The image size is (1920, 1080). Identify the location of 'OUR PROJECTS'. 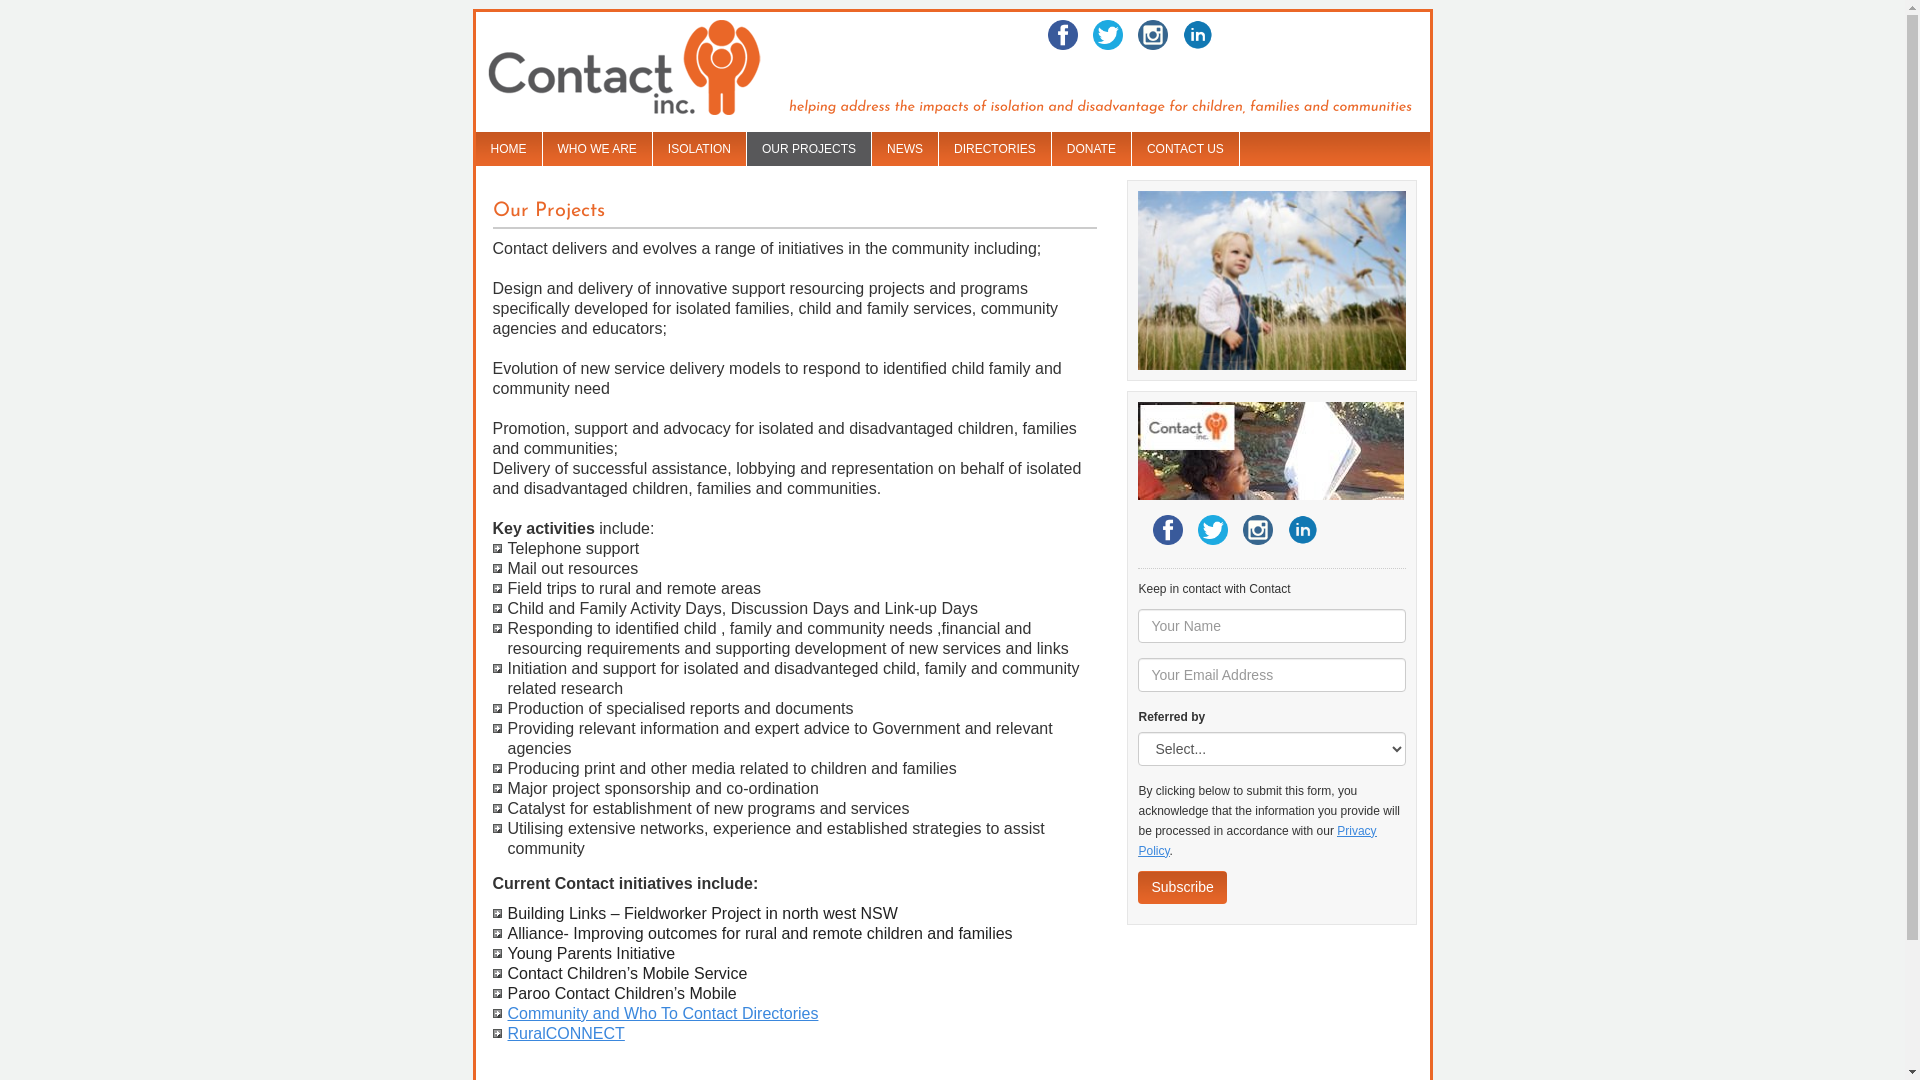
(809, 148).